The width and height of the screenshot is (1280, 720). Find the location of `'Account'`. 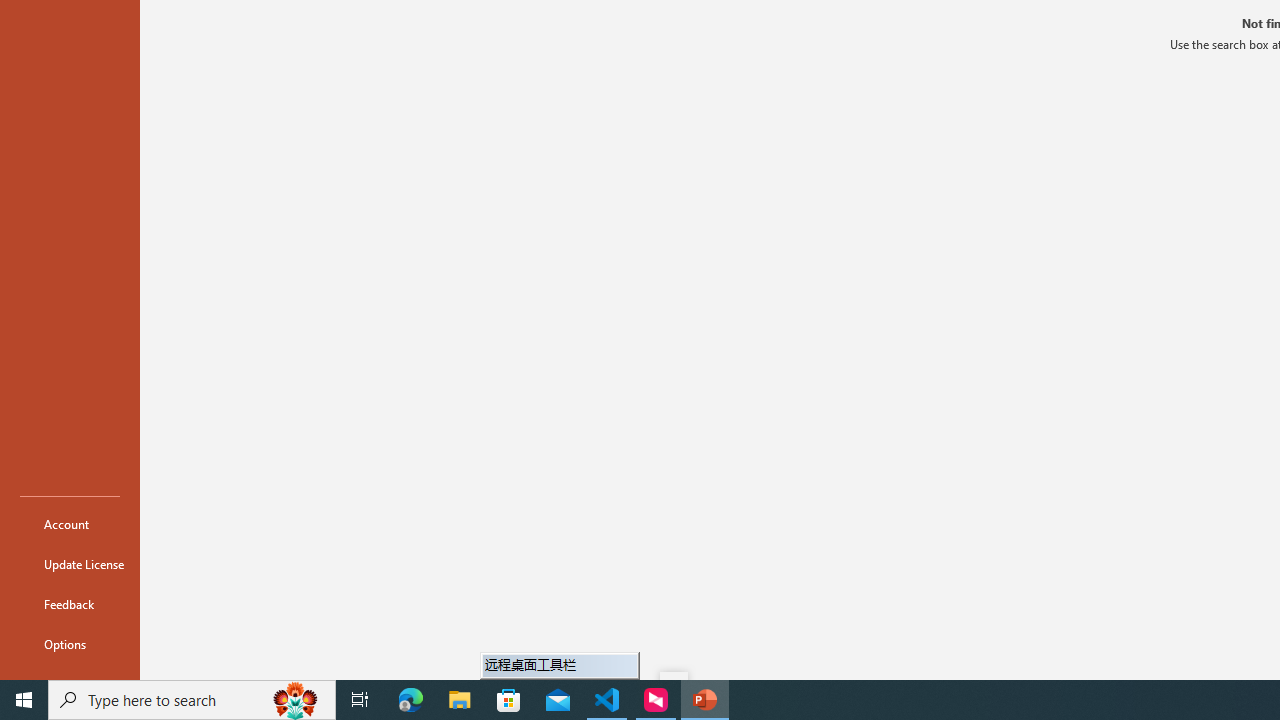

'Account' is located at coordinates (69, 523).